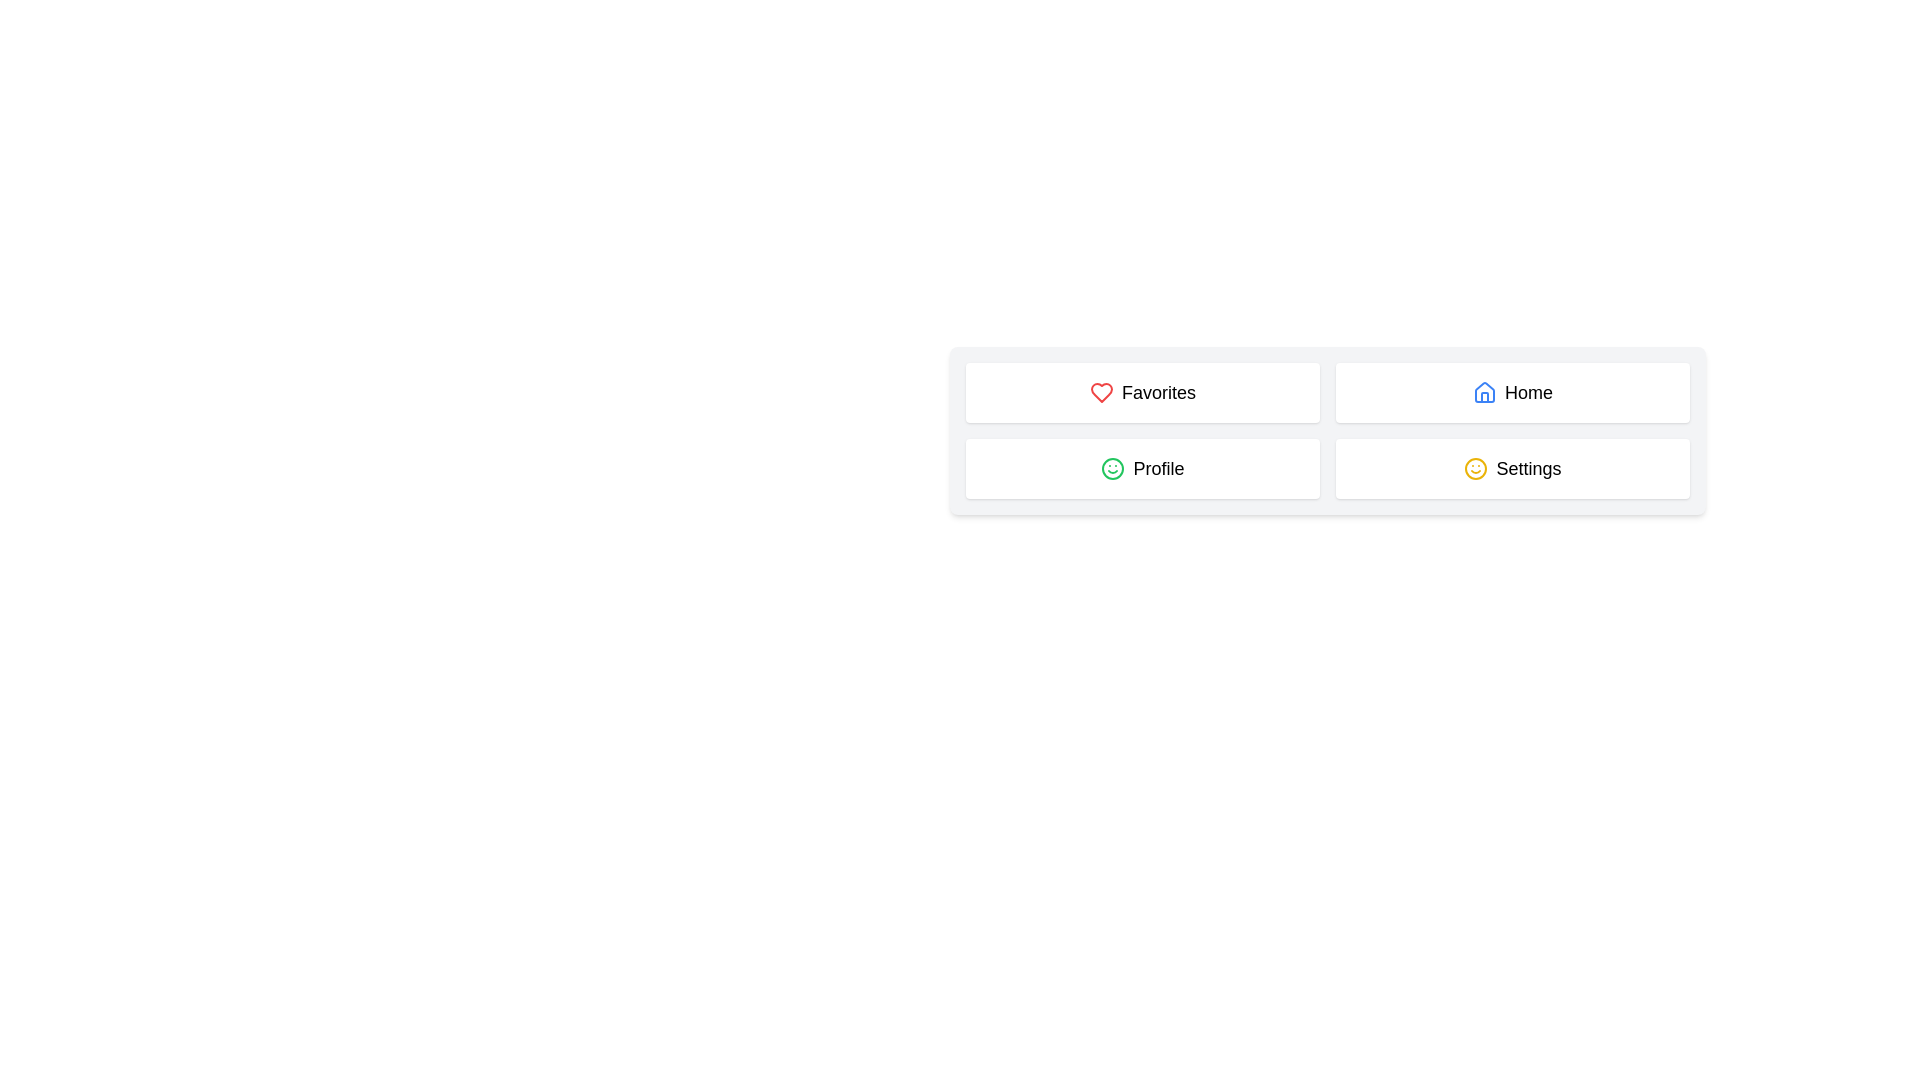  Describe the element at coordinates (1484, 392) in the screenshot. I see `the 'Home' icon located in the top-right section of the grid, which visually represents the 'Home' option` at that location.